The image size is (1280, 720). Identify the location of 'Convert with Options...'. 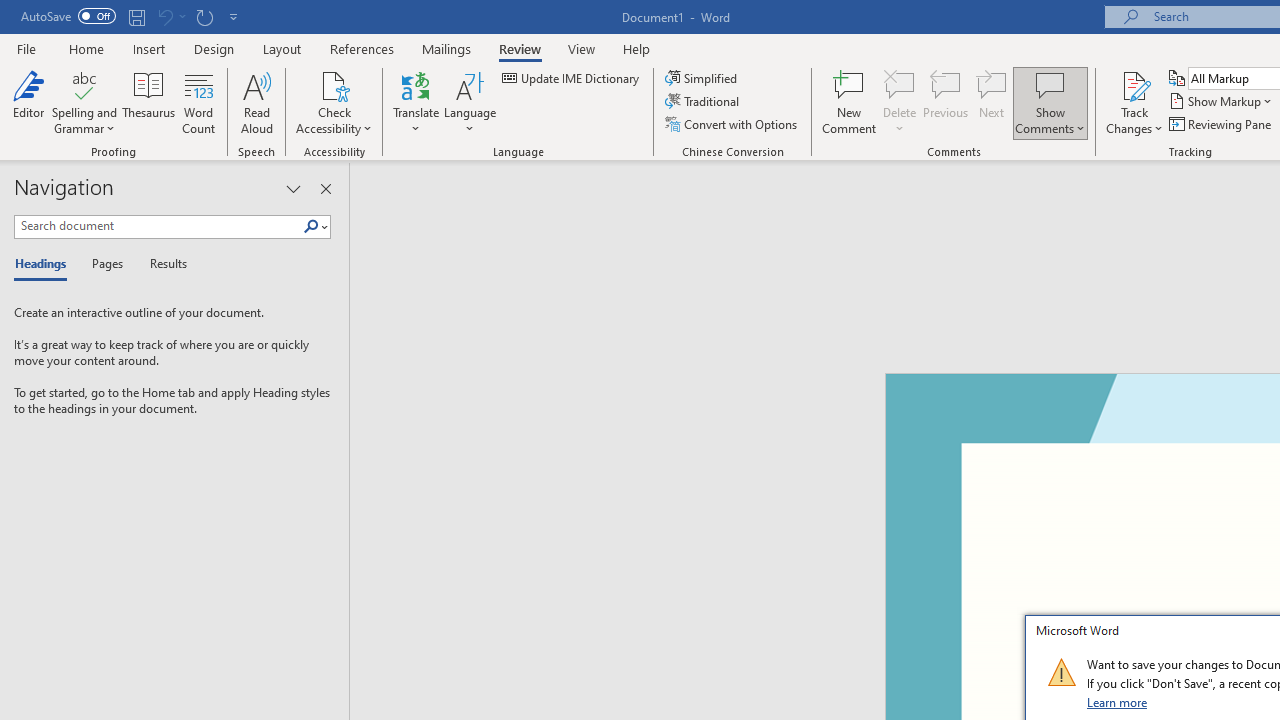
(731, 124).